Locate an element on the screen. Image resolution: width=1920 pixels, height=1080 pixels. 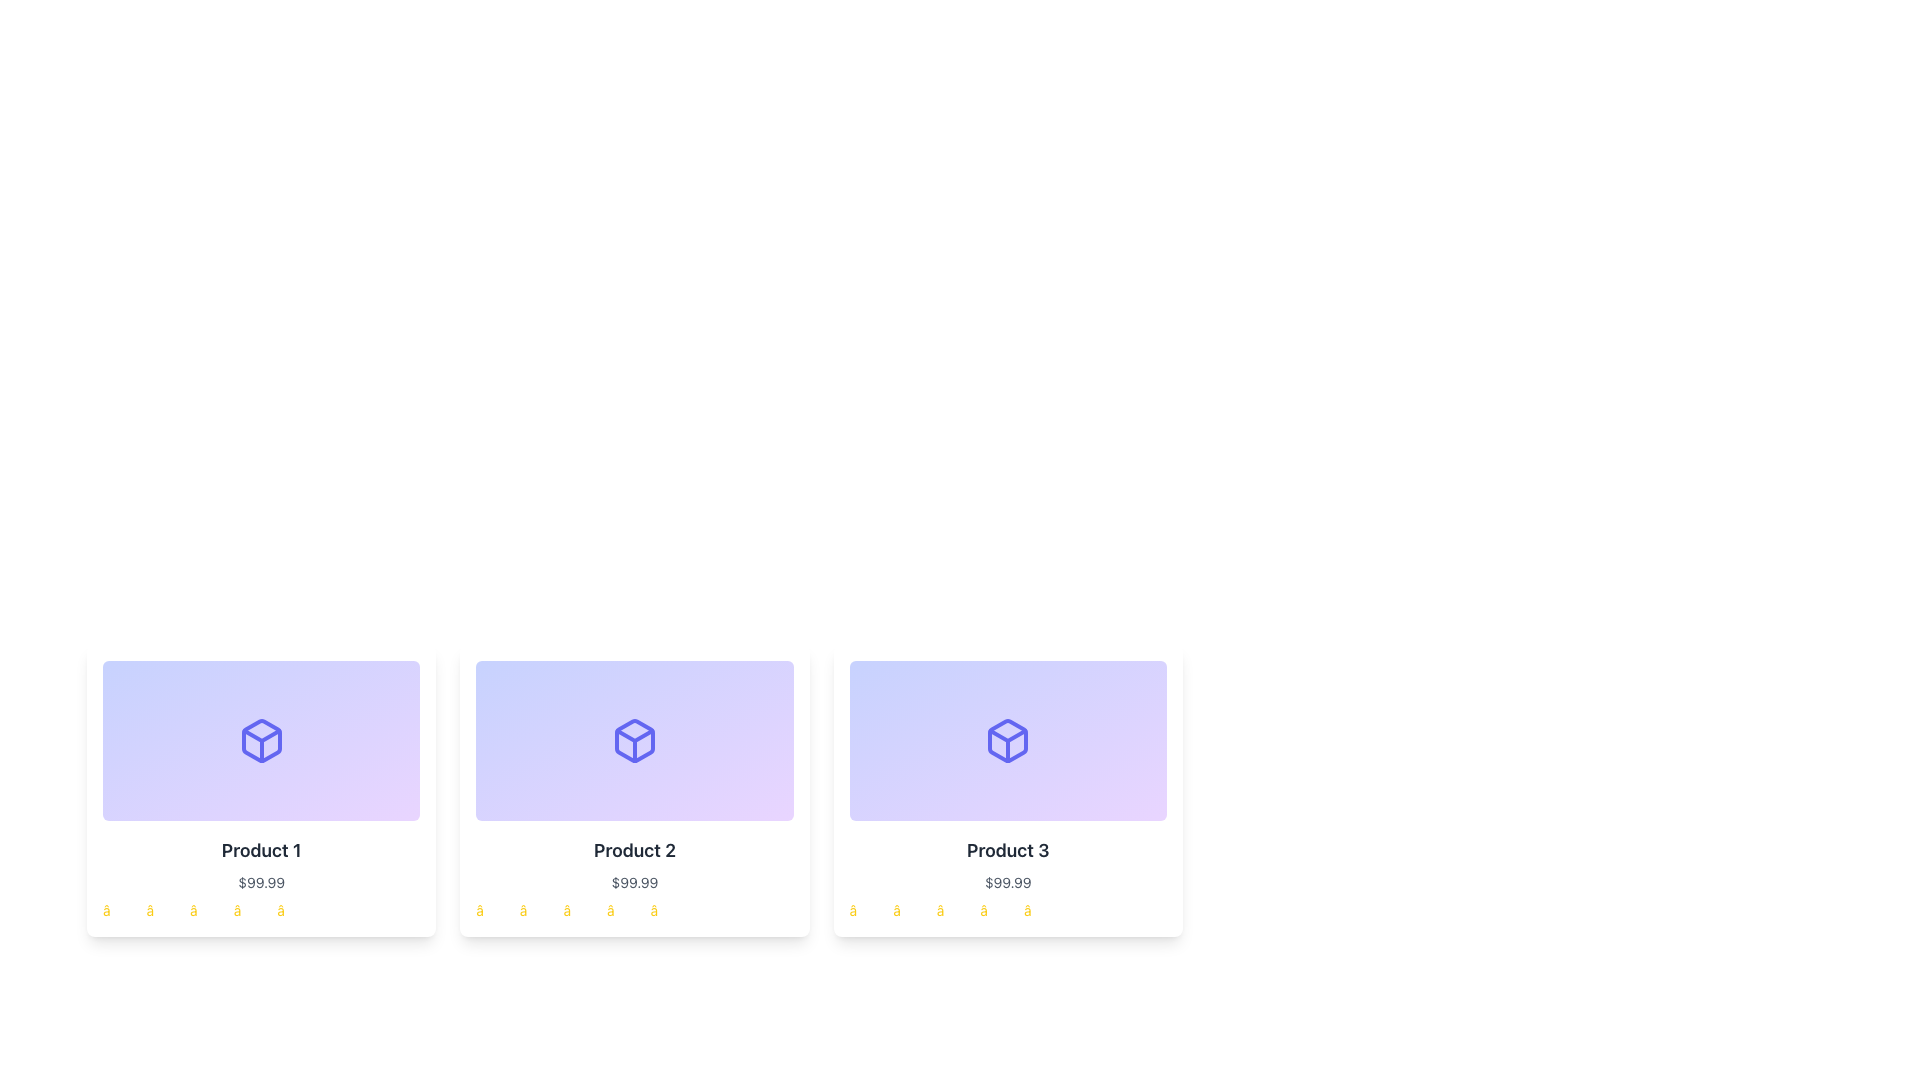
the Decorative card section with a blue box icon, which is the second card in a series of three horizontally aligned cards, positioned above the text elements 'Product 2' and '$99.99' is located at coordinates (633, 740).